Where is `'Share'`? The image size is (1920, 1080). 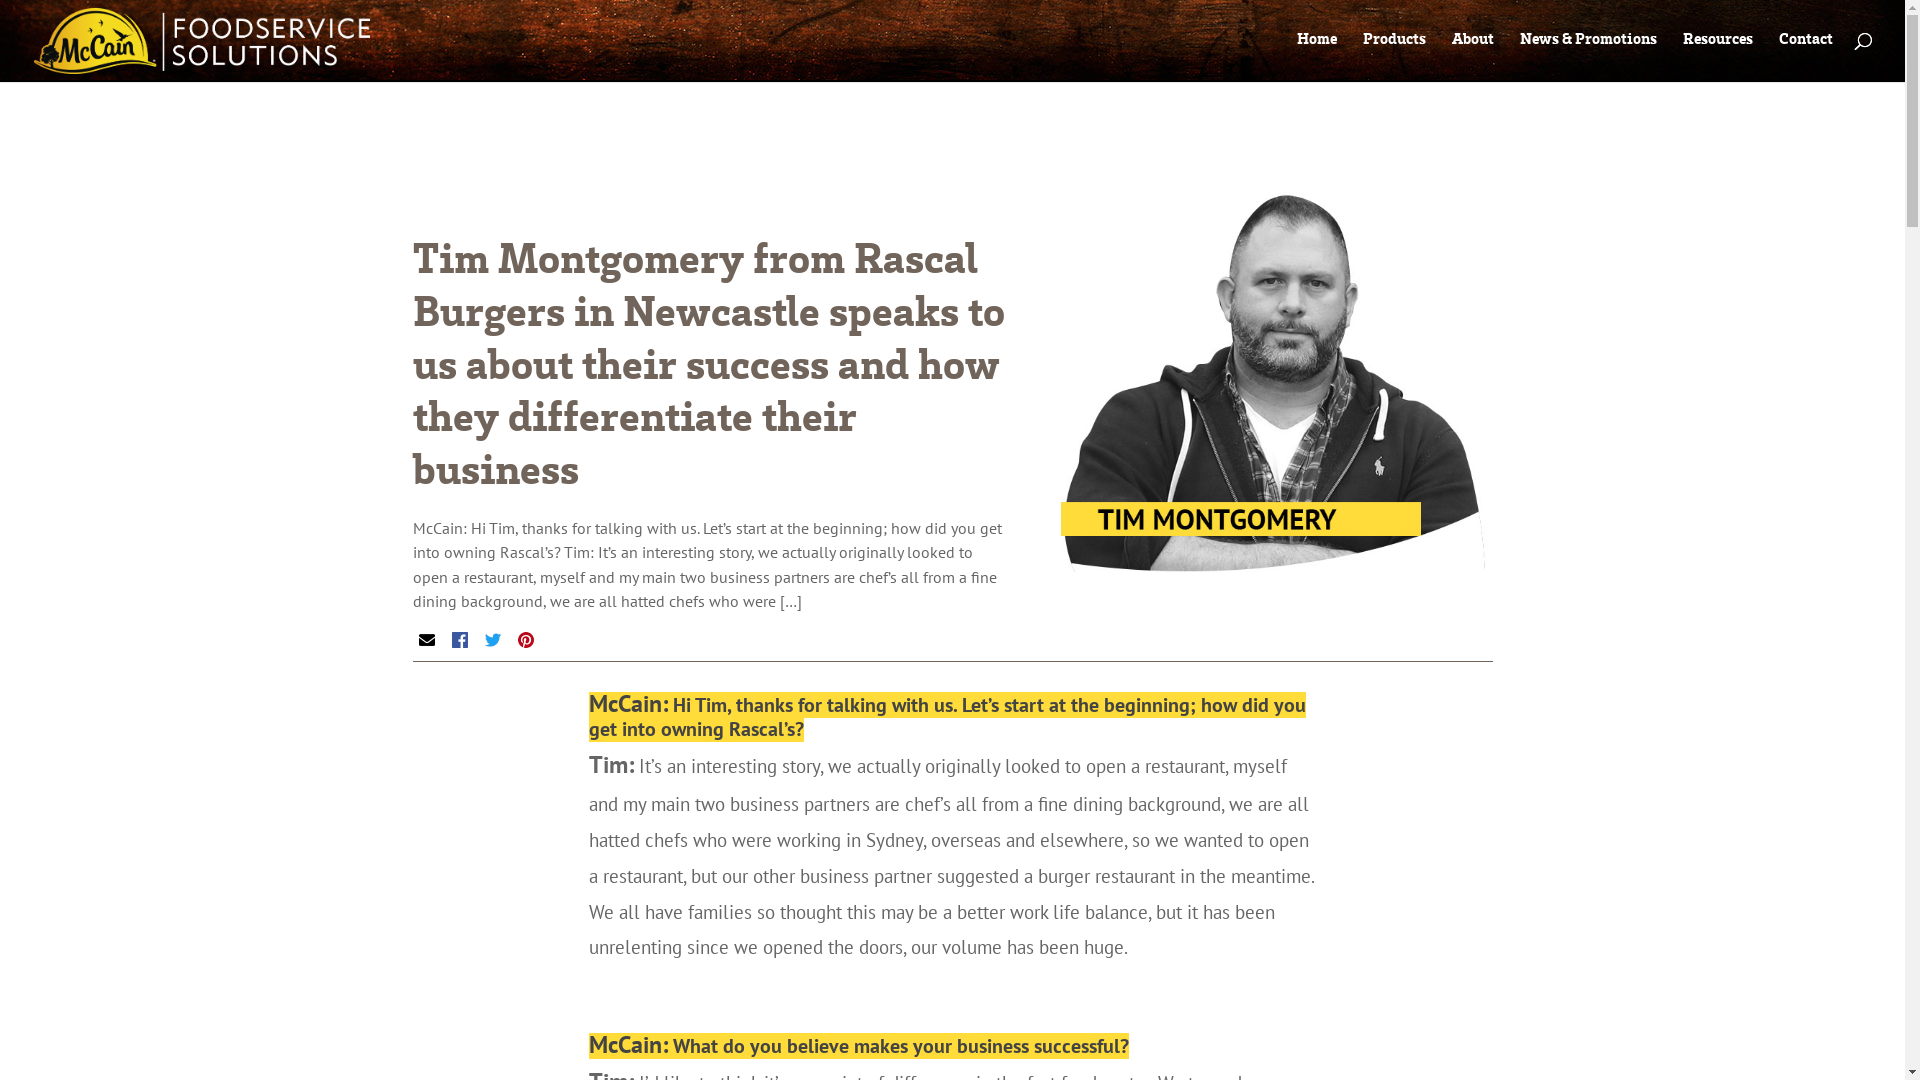 'Share' is located at coordinates (450, 640).